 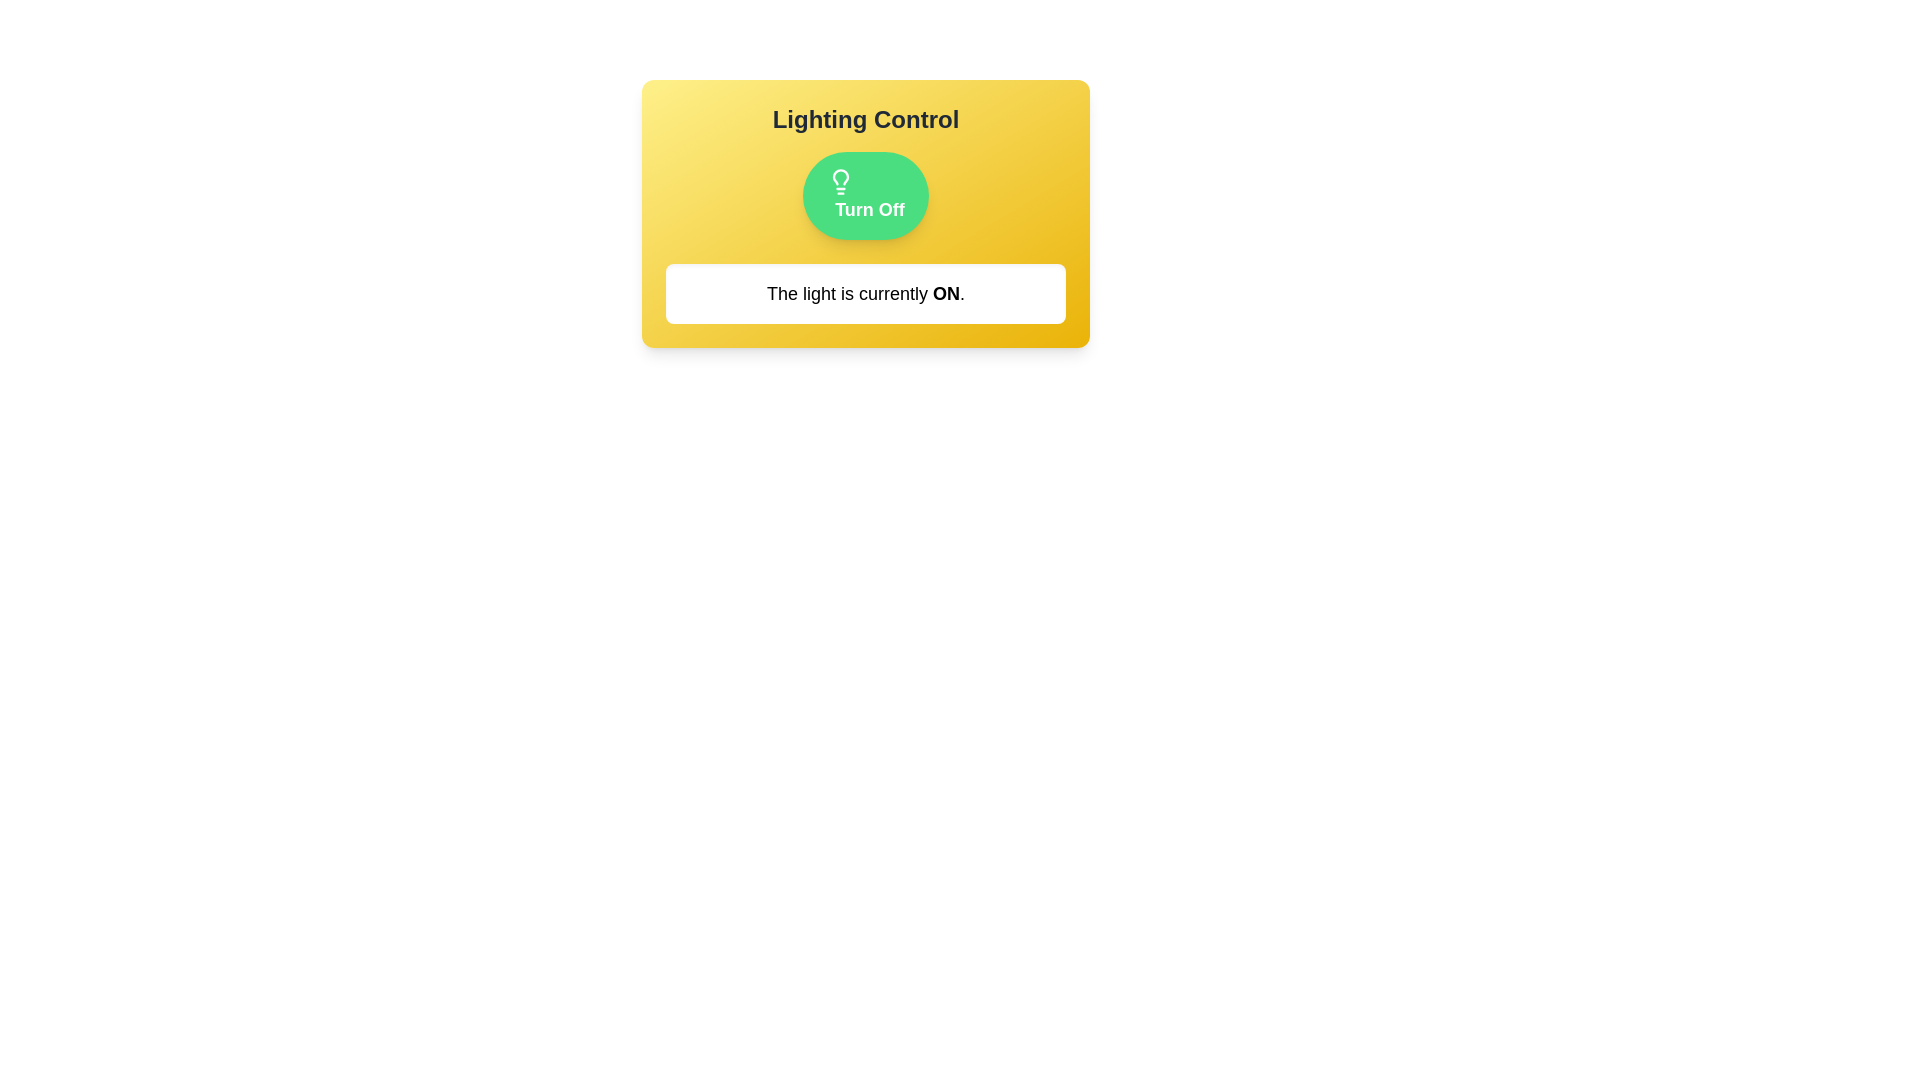 What do you see at coordinates (865, 196) in the screenshot?
I see `main button labeled 'Turn Off' to toggle the light state` at bounding box center [865, 196].